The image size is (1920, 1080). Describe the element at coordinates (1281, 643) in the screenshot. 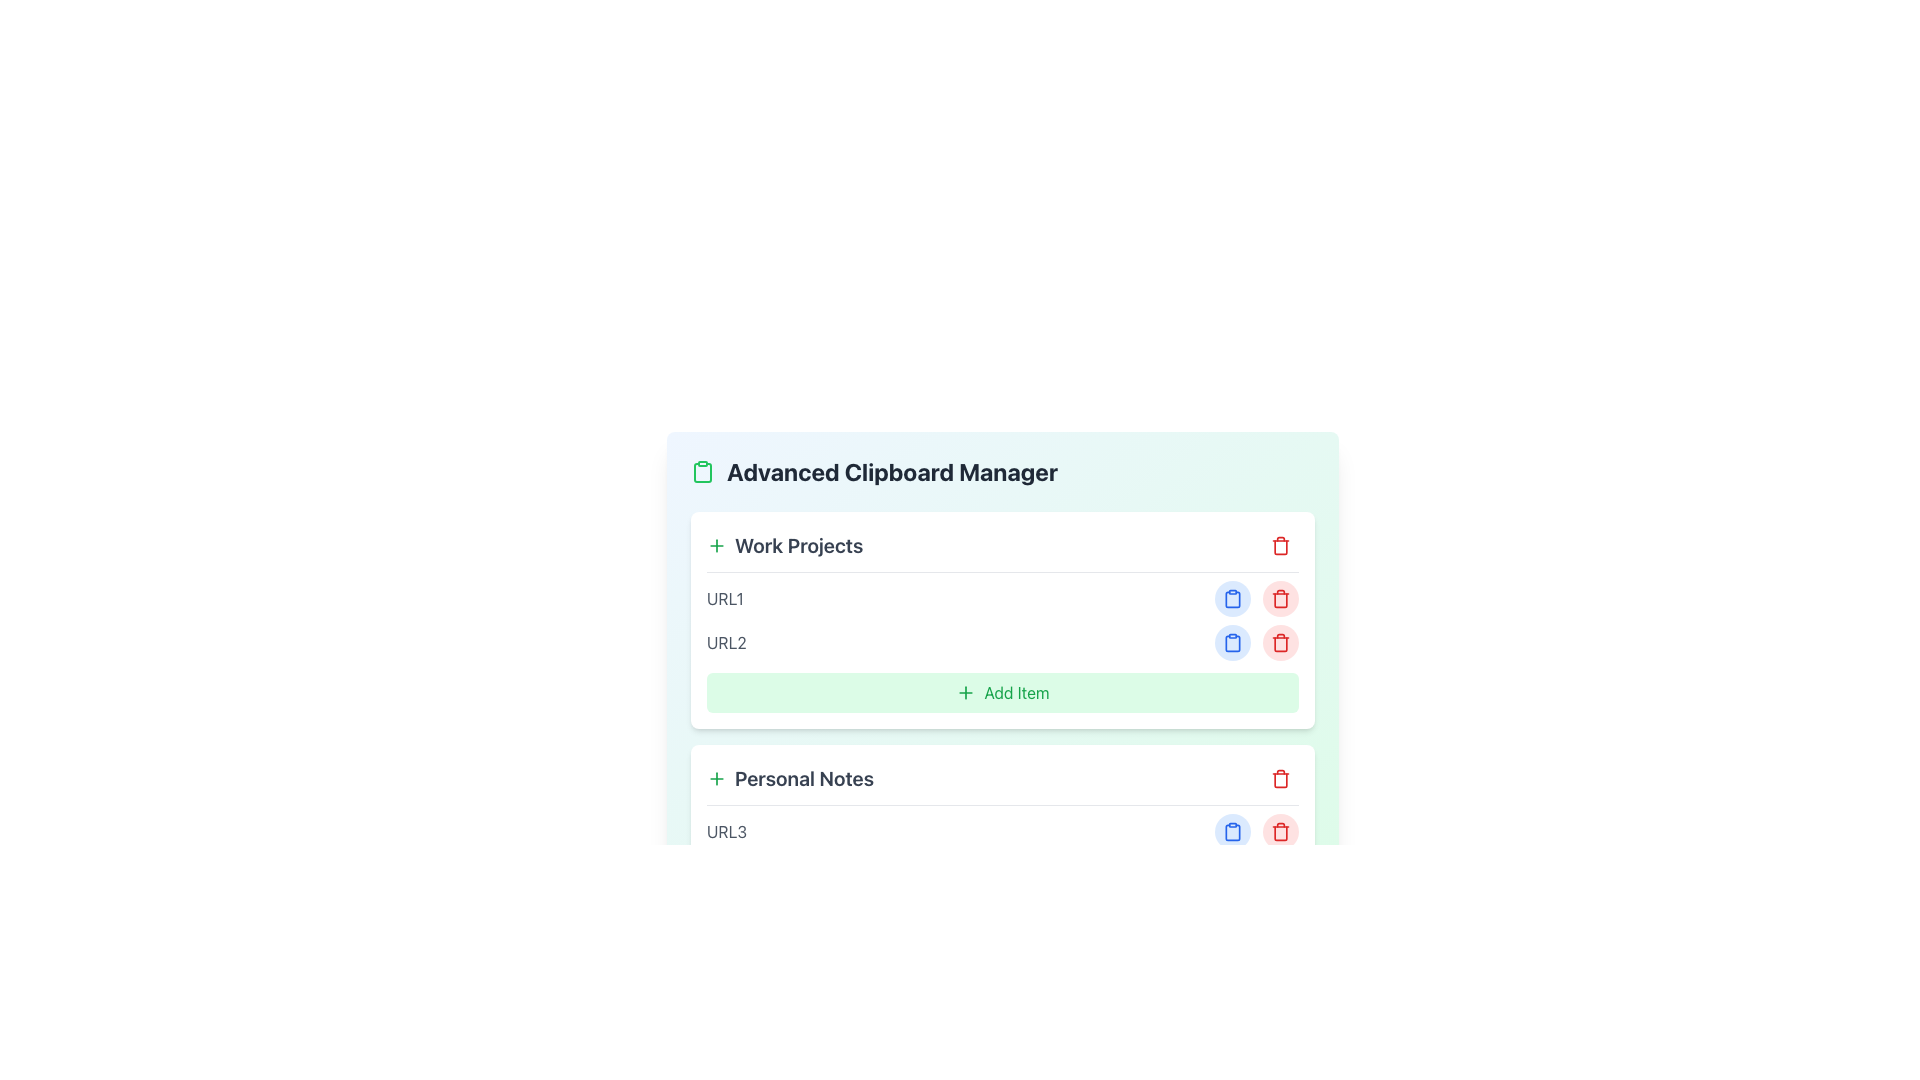

I see `the trash can icon button` at that location.